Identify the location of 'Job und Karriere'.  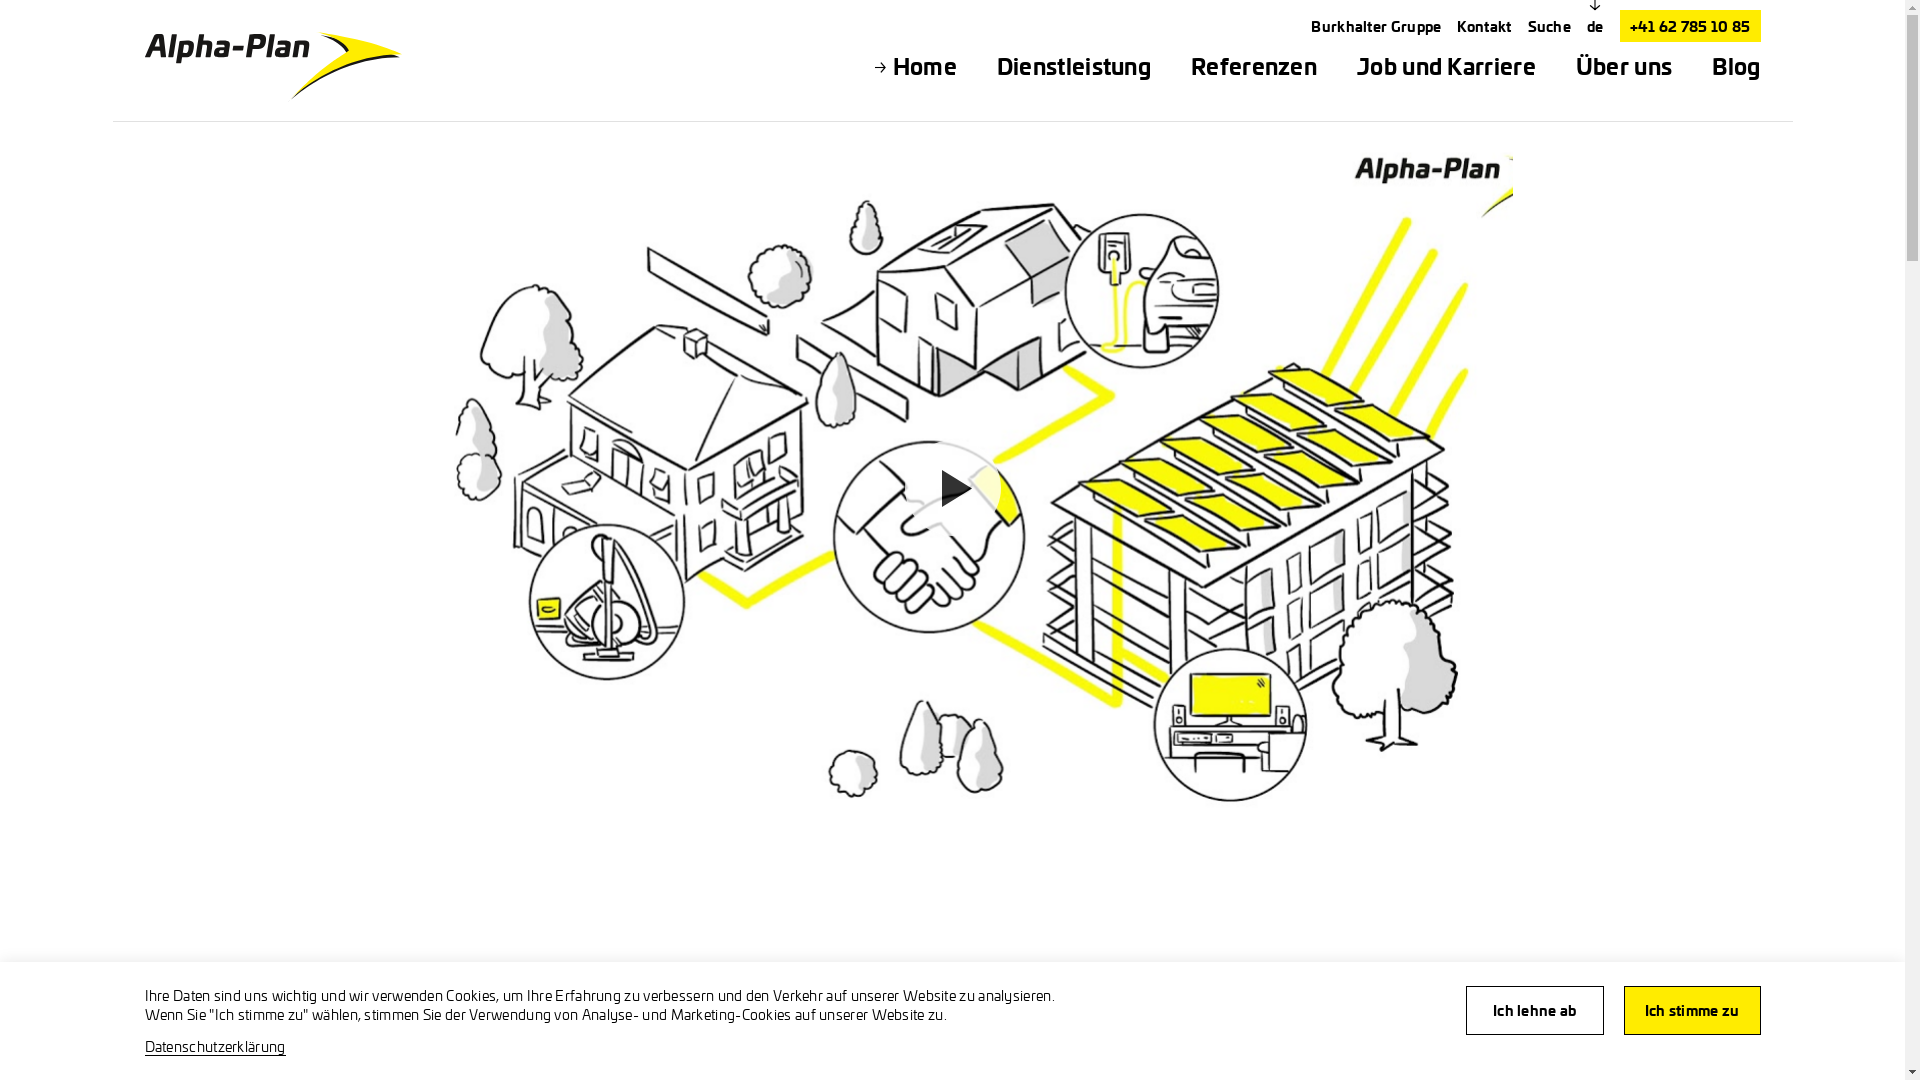
(1446, 64).